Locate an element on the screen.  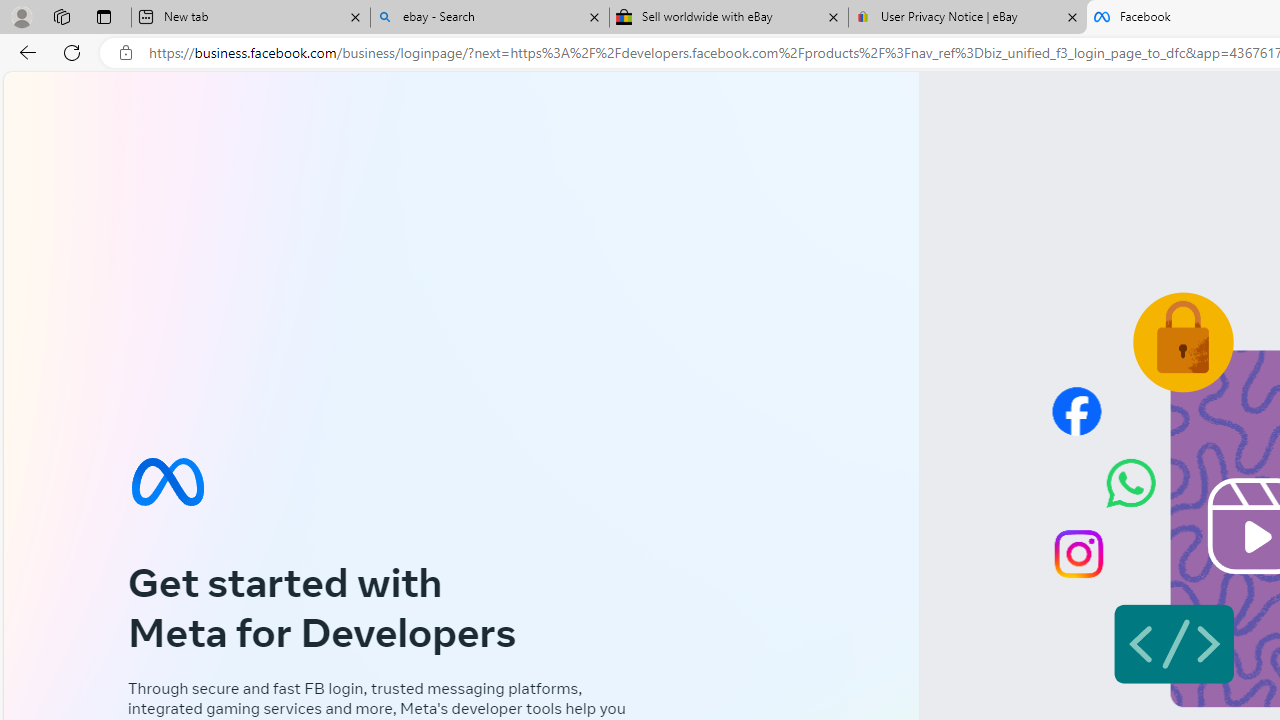
'Meta symbol' is located at coordinates (167, 481).